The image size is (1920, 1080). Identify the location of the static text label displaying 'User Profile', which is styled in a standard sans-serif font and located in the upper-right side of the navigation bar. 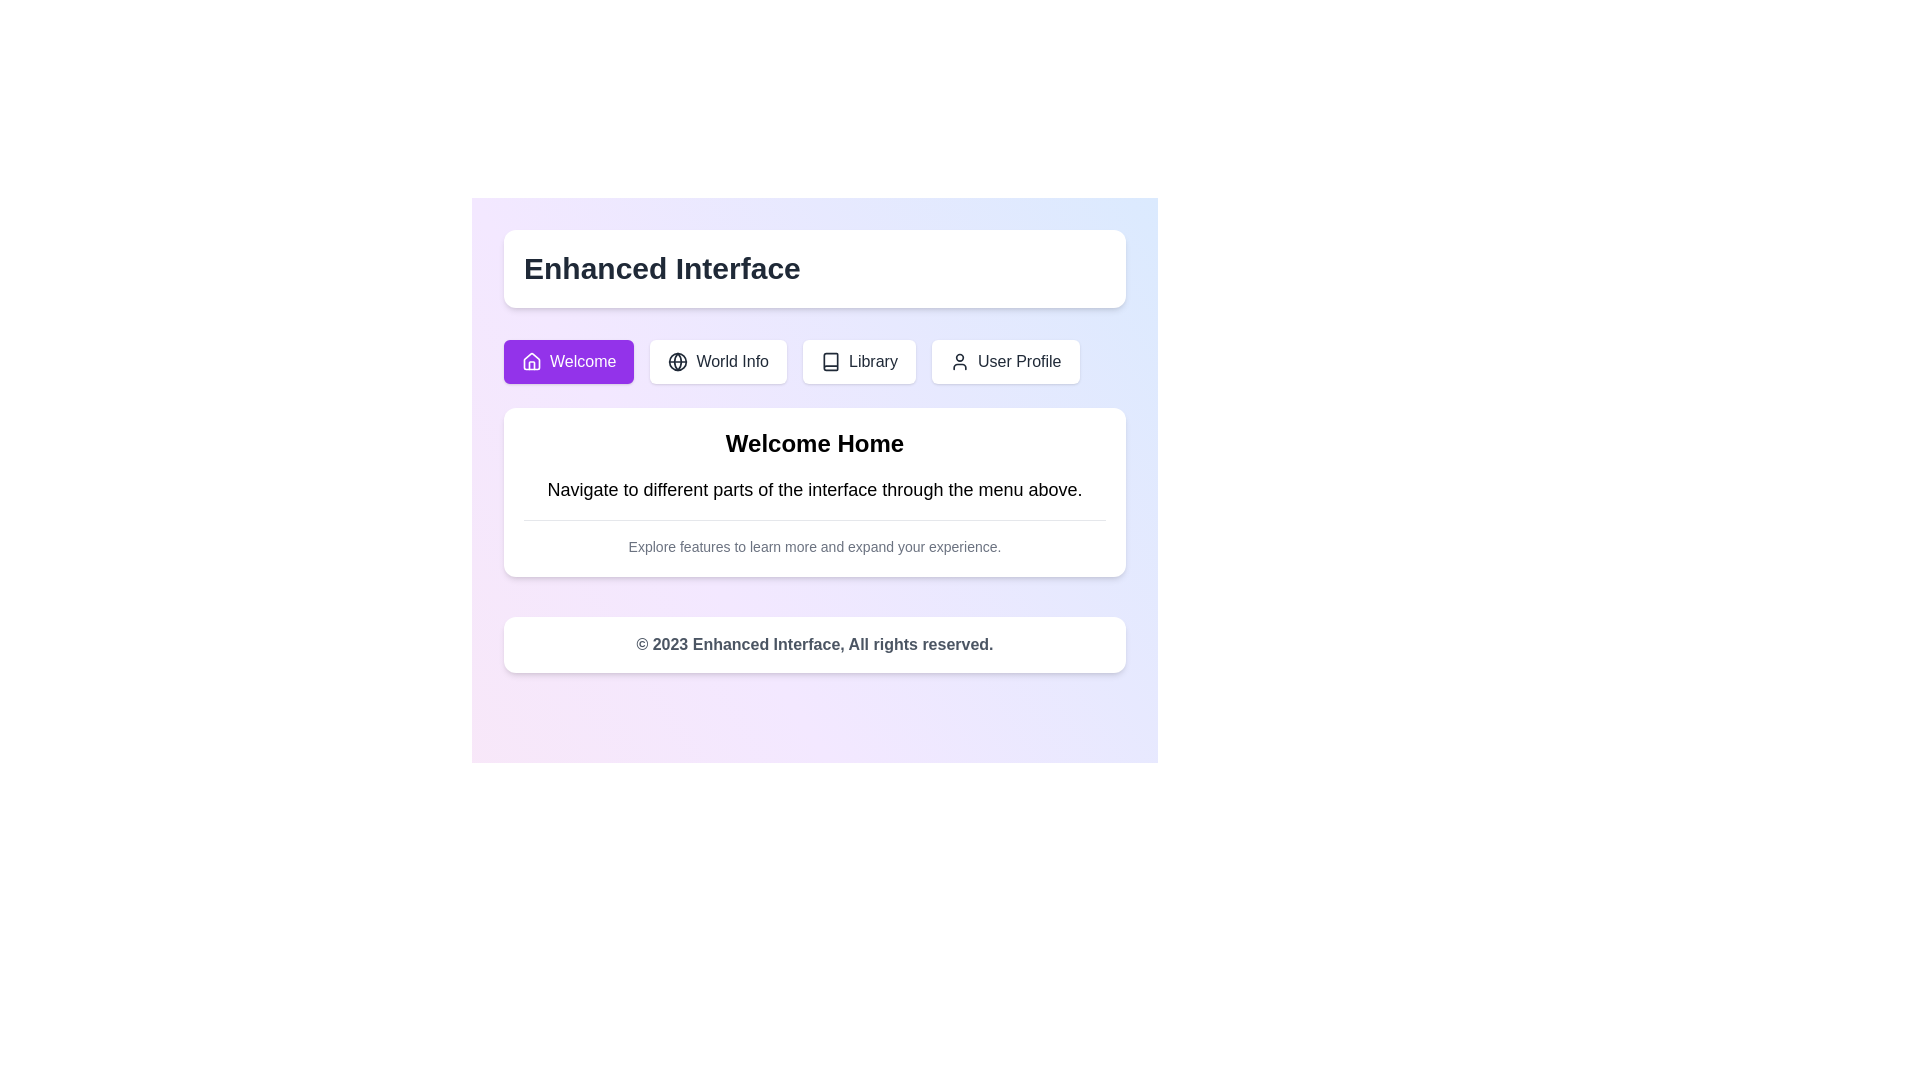
(1019, 361).